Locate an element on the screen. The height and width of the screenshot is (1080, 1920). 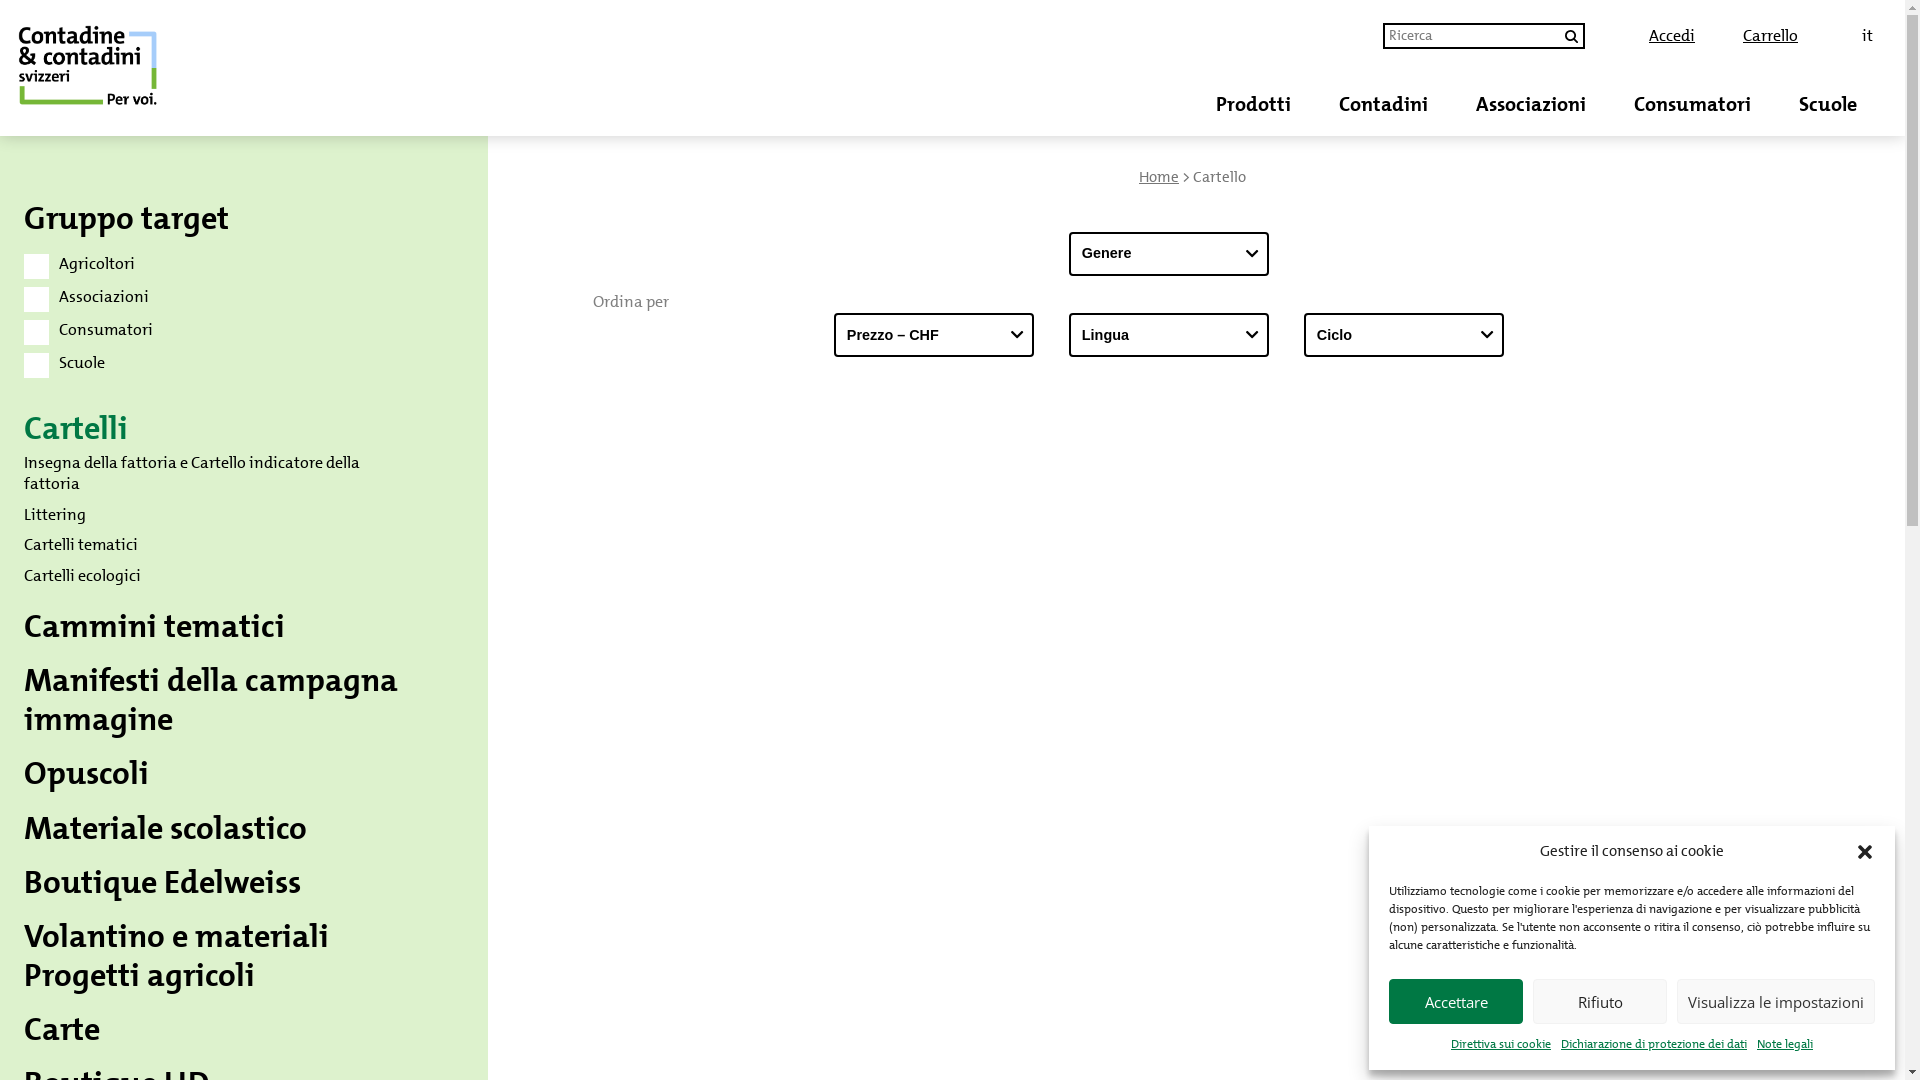
'Genere' is located at coordinates (1068, 253).